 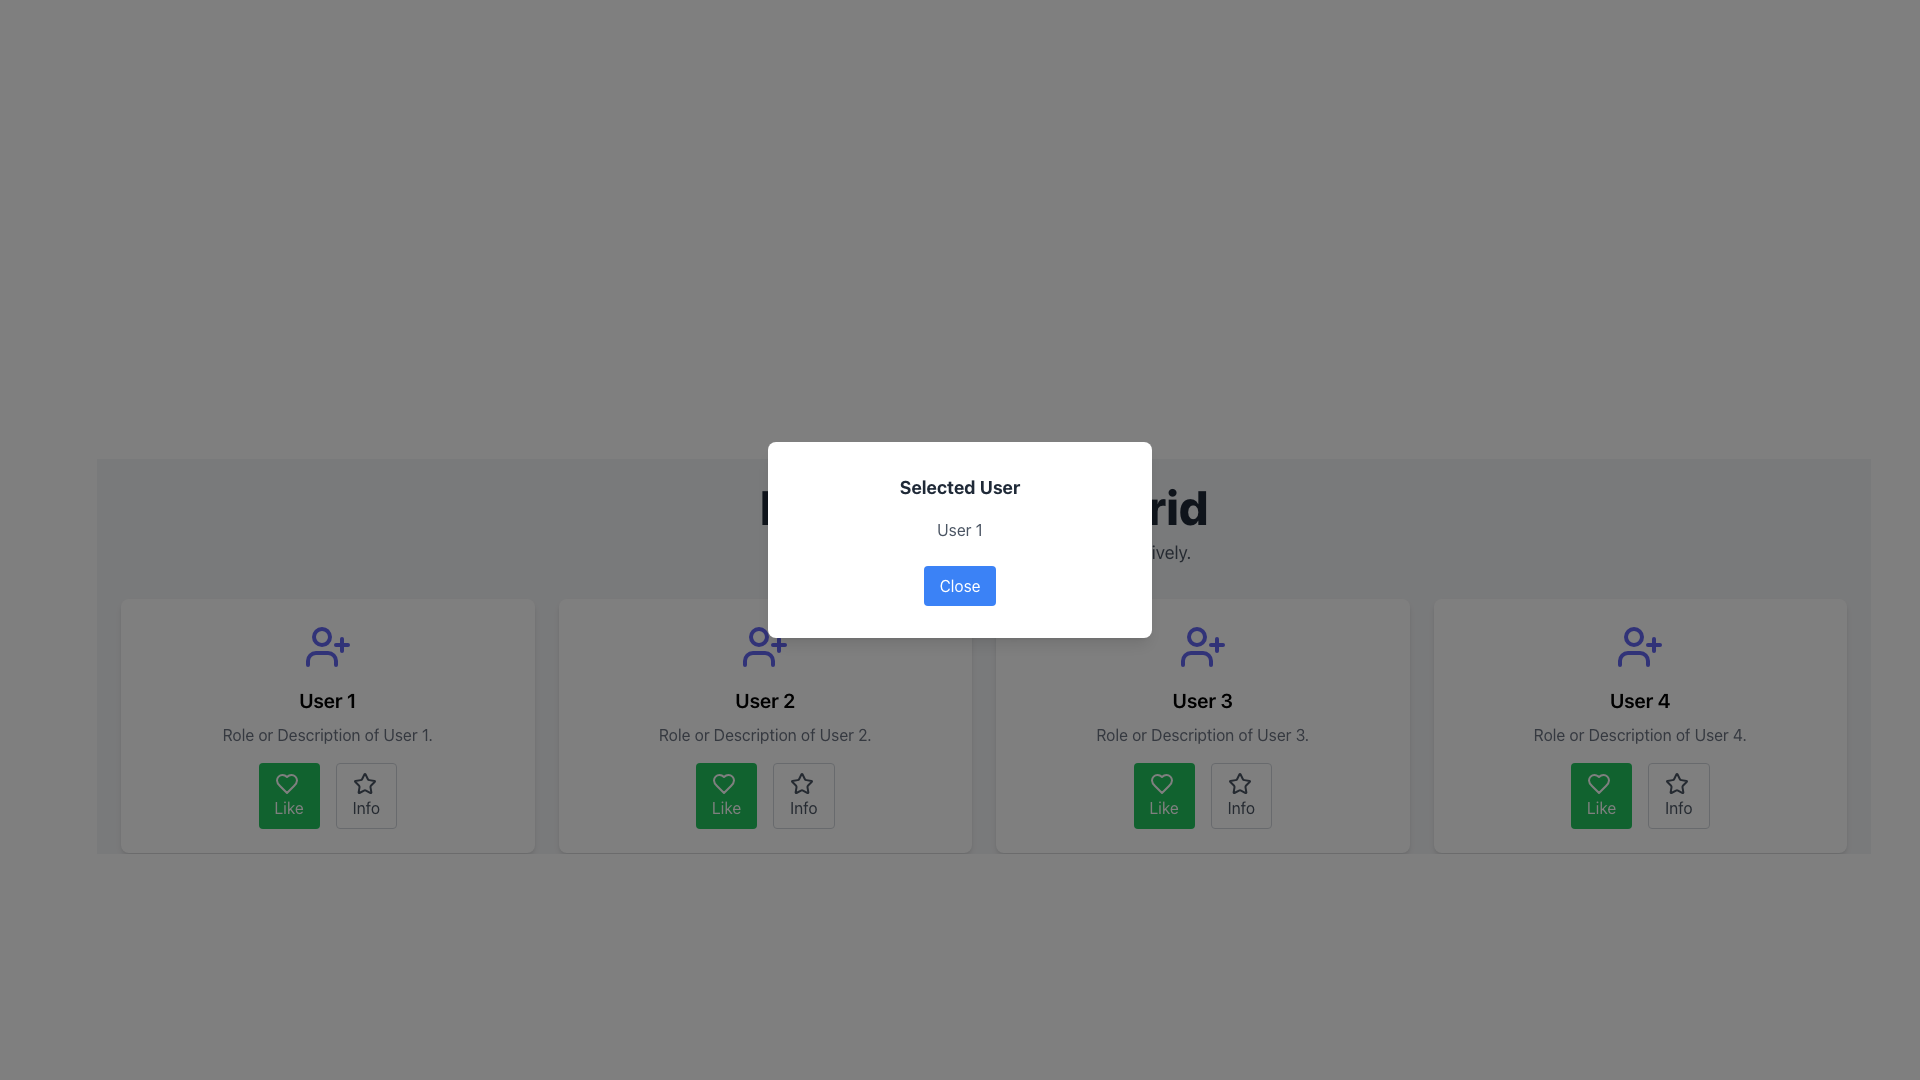 What do you see at coordinates (1601, 794) in the screenshot?
I see `the 'Like' button with a green background and heart icon, located in the 'User 4' card` at bounding box center [1601, 794].